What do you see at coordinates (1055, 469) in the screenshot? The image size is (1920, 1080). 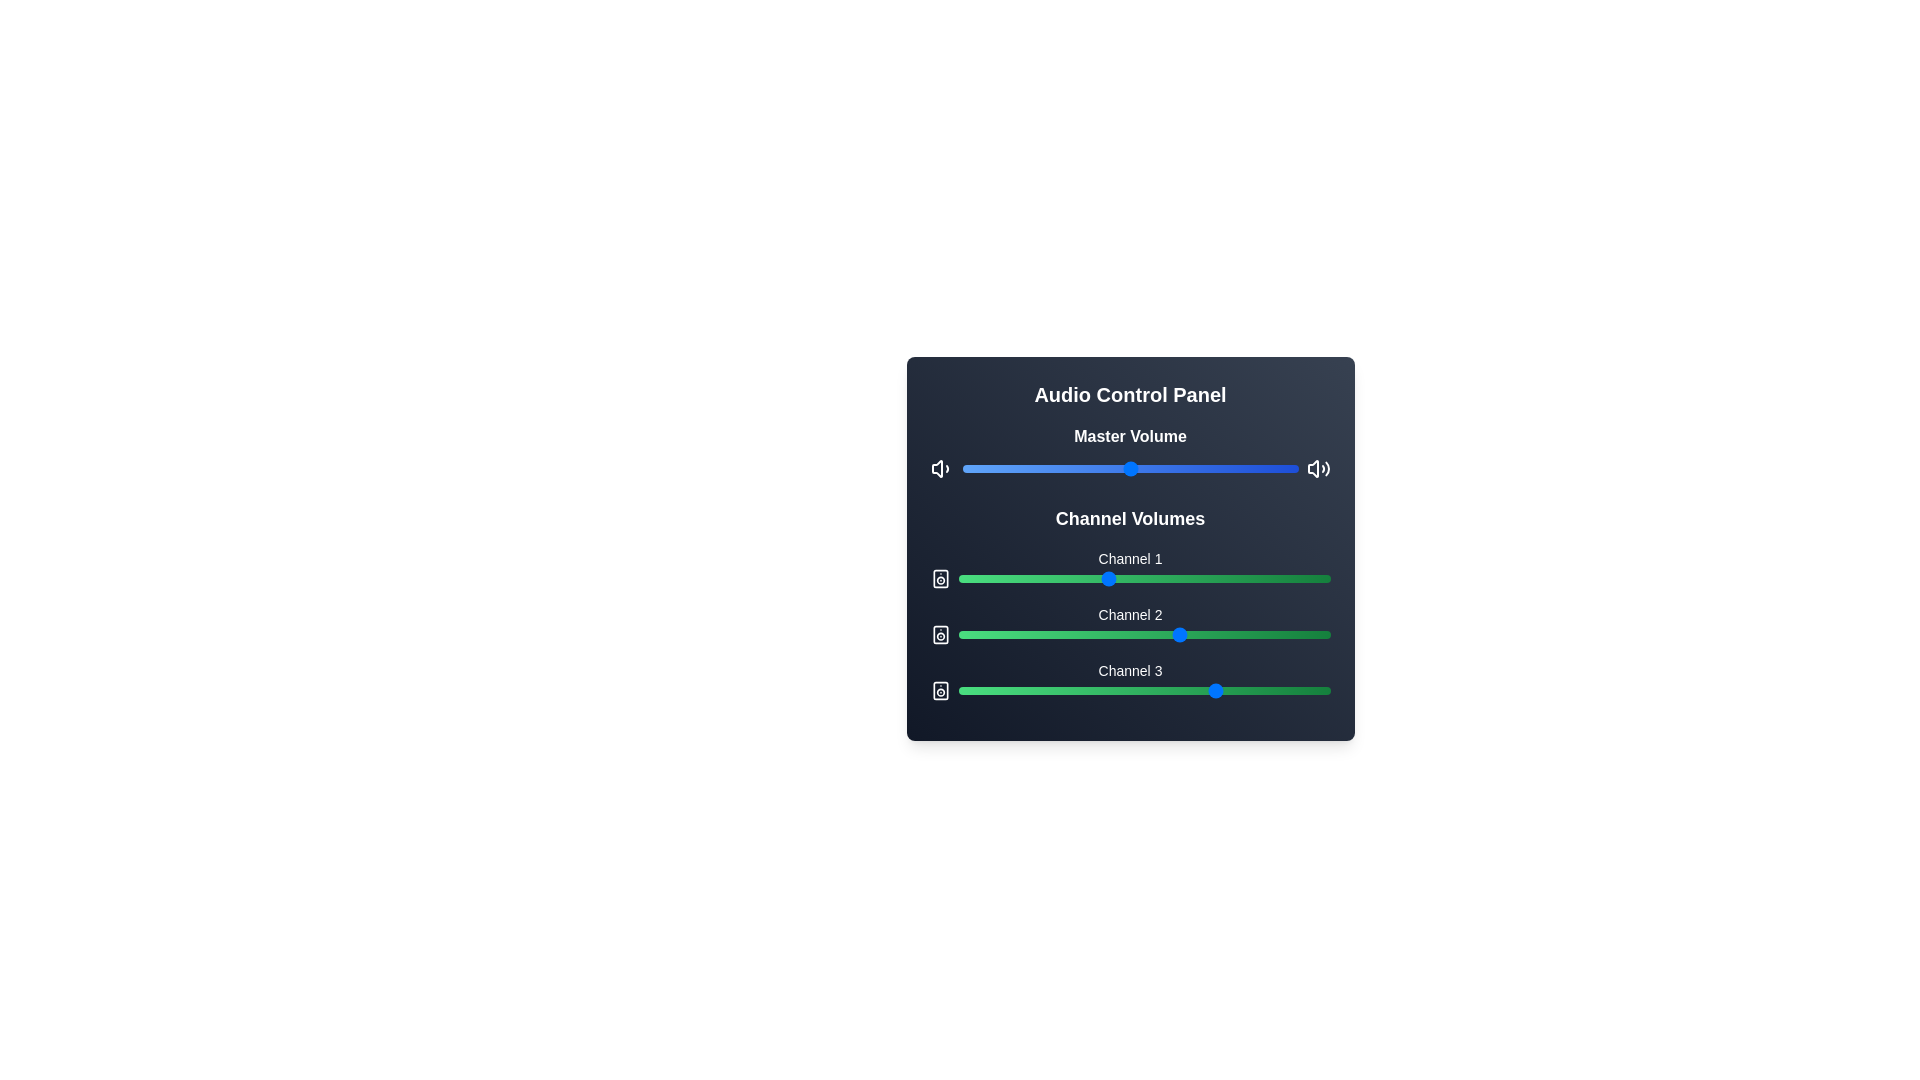 I see `the master volume` at bounding box center [1055, 469].